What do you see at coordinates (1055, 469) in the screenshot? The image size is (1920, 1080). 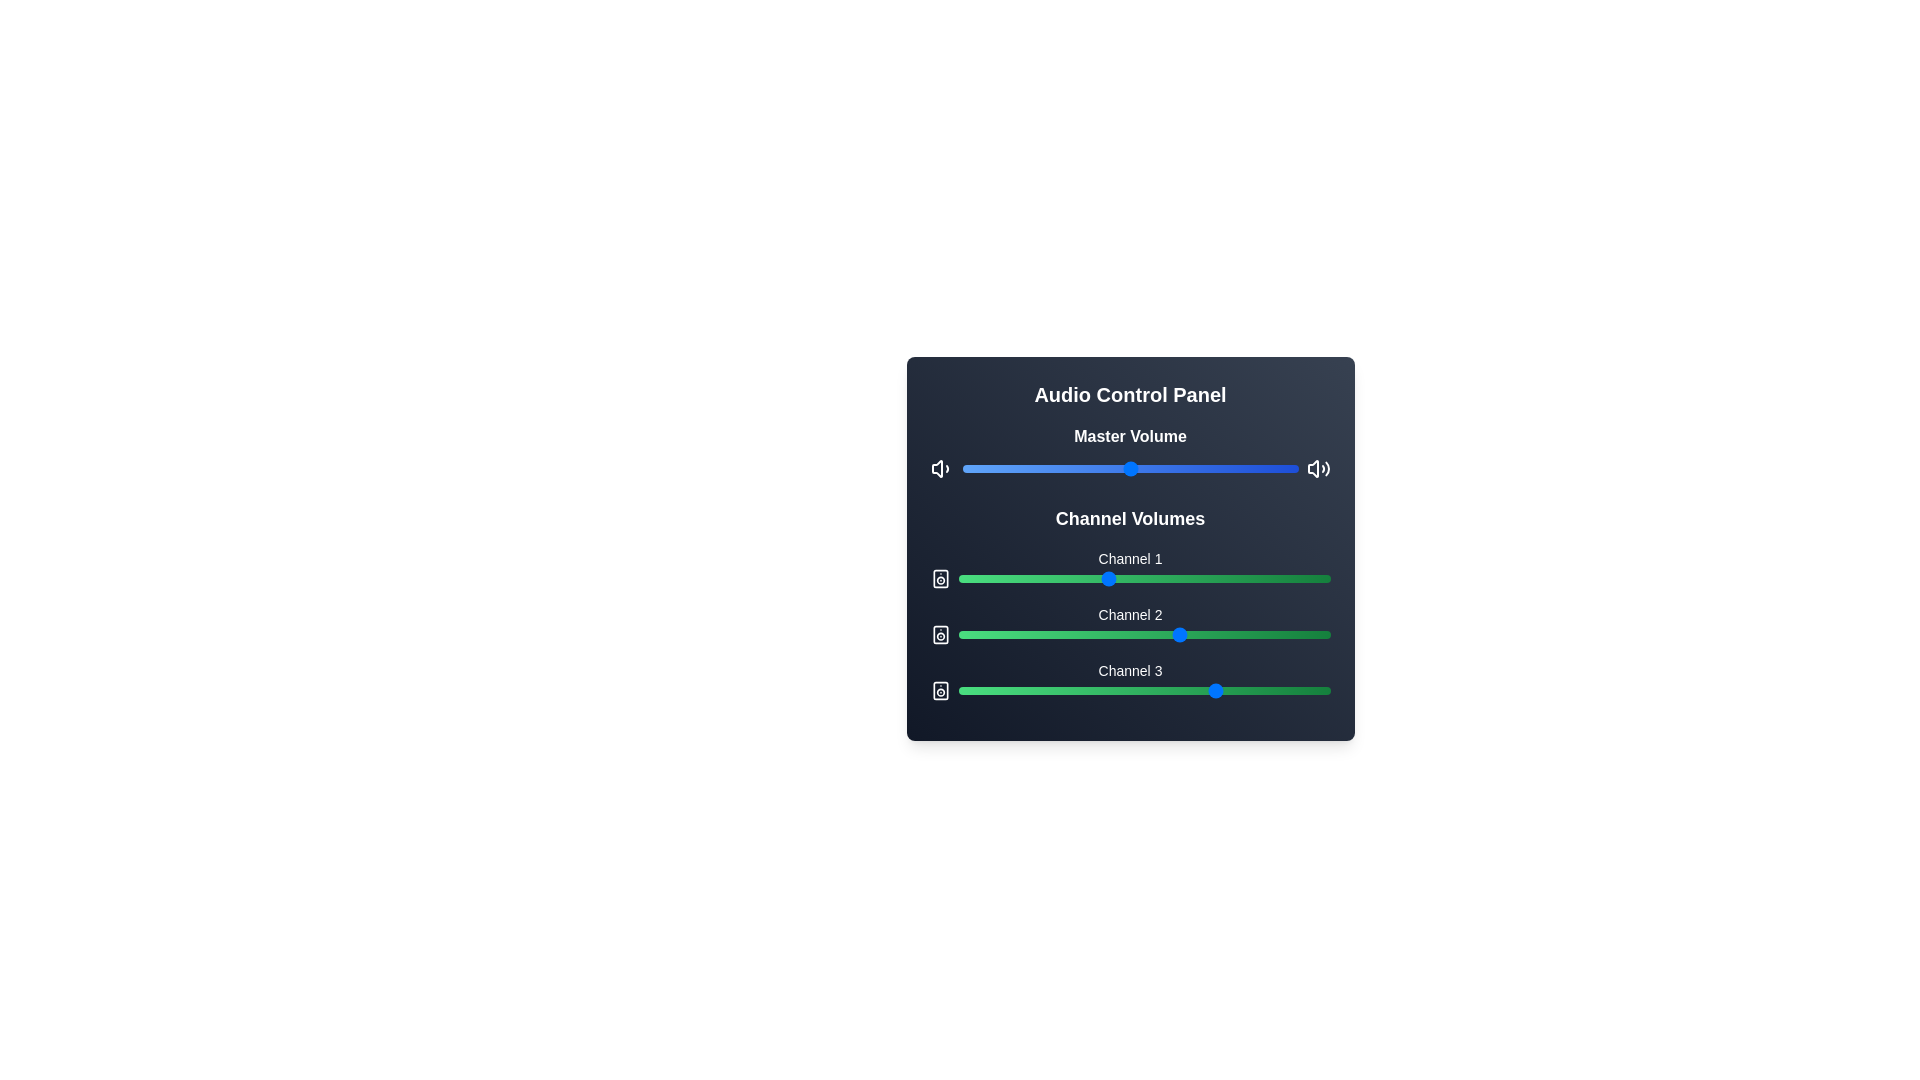 I see `the master volume` at bounding box center [1055, 469].